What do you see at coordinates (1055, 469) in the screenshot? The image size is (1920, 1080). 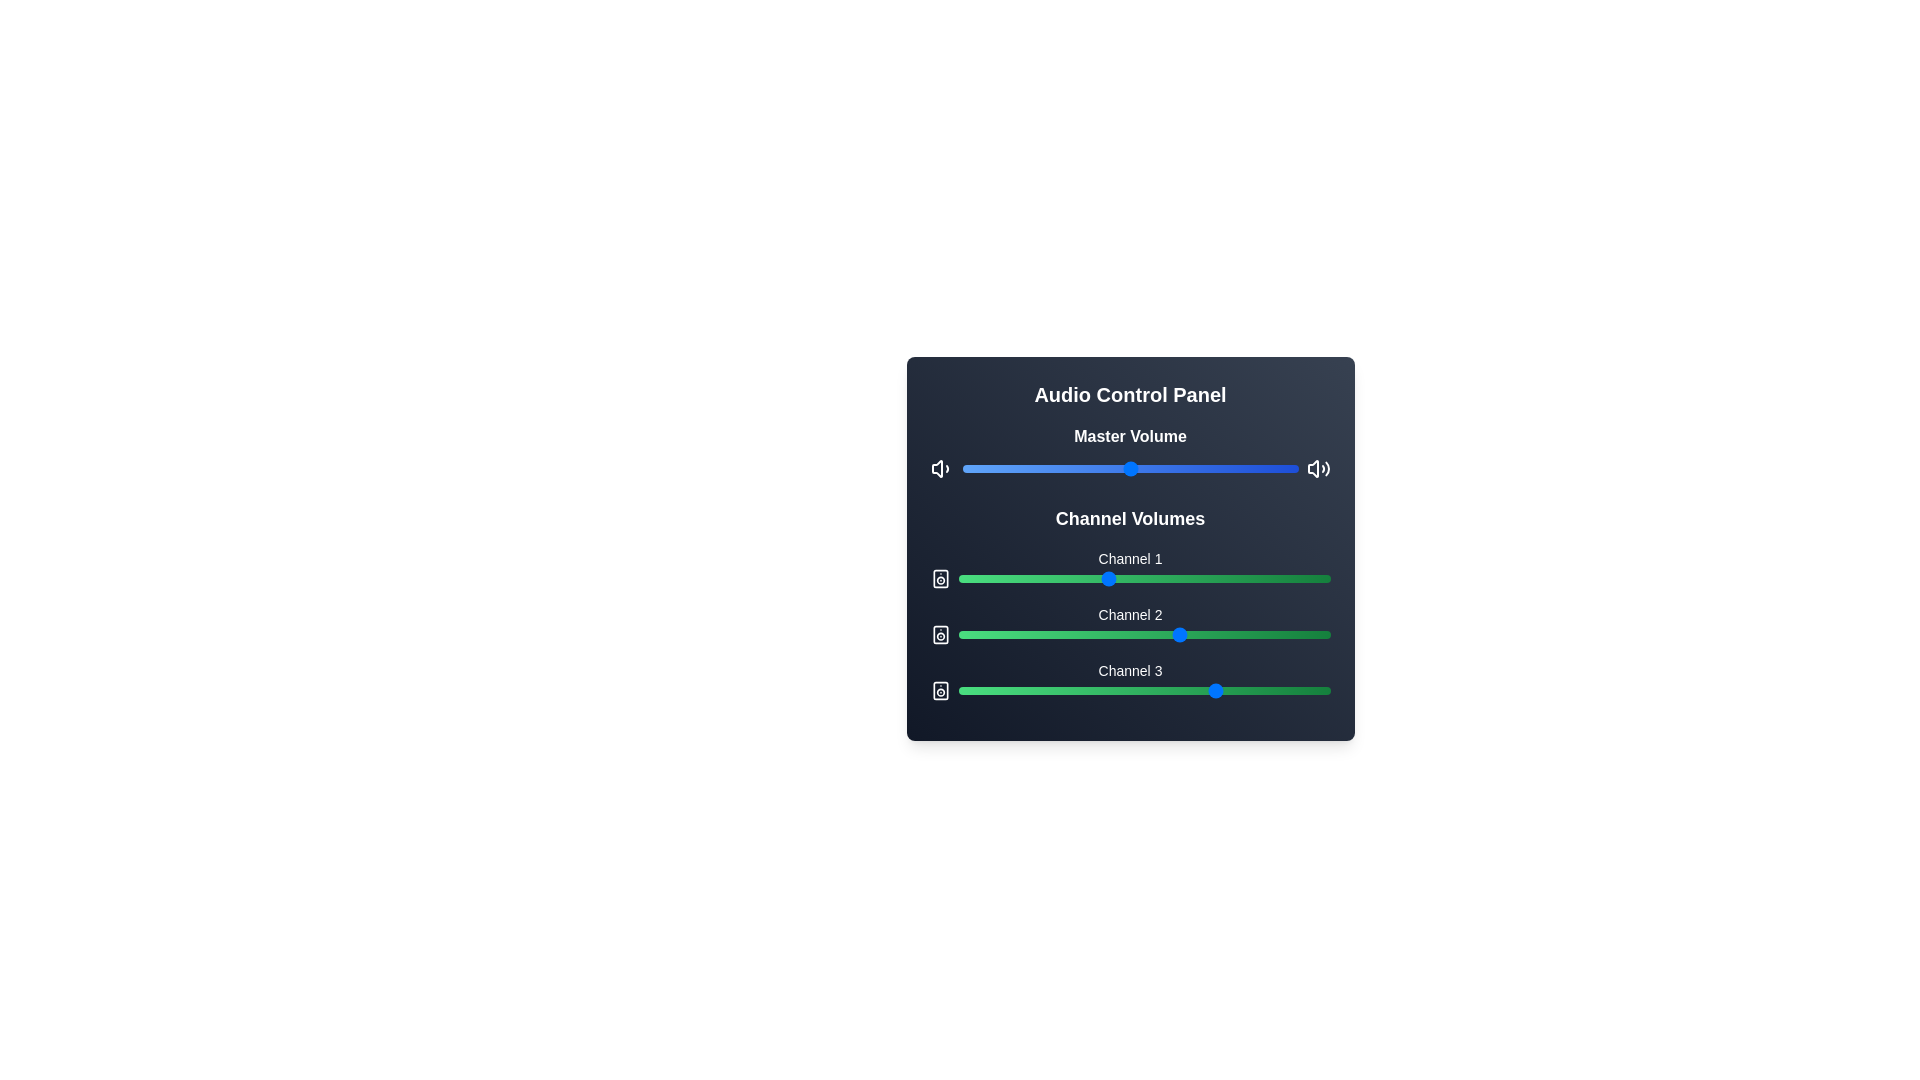 I see `the master volume` at bounding box center [1055, 469].